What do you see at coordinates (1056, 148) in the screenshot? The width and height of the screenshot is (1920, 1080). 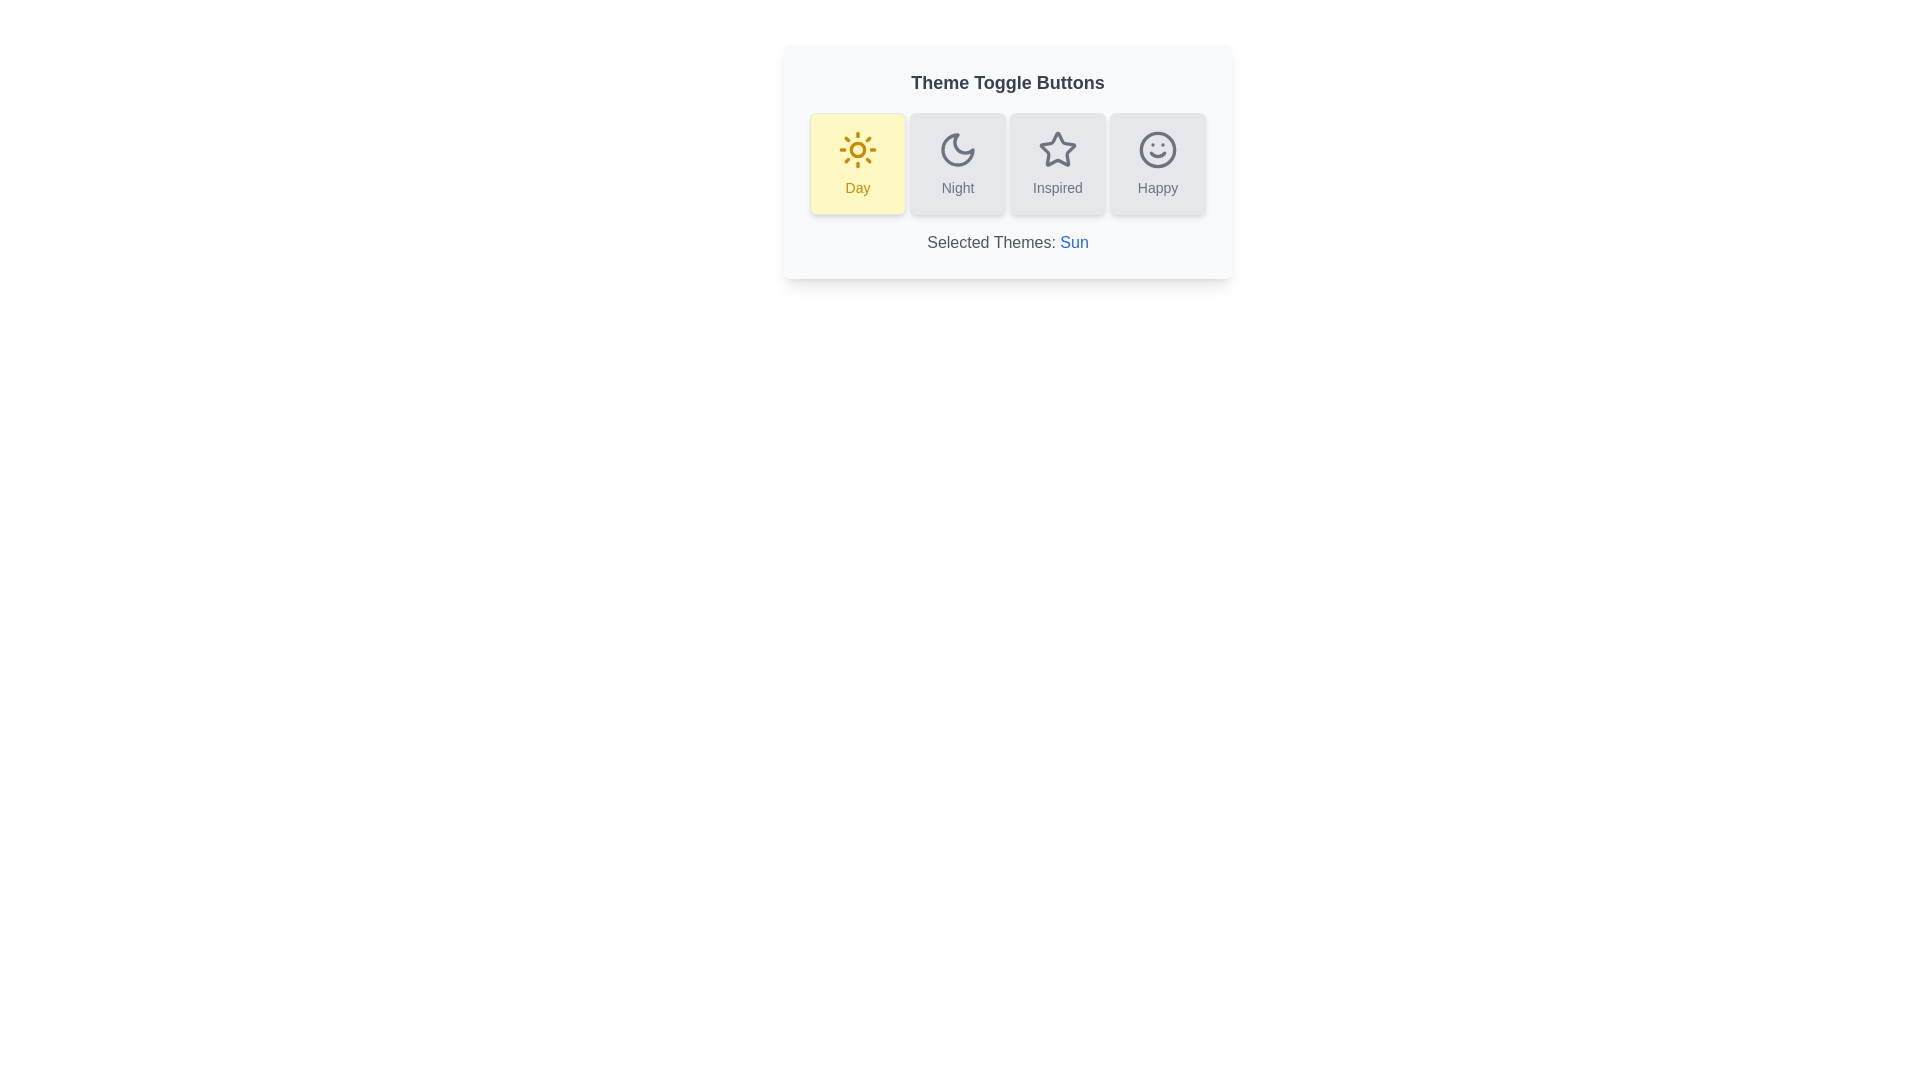 I see `the 'Inspired' theme toggle button, which is the third in a row of four toggle buttons, located between the 'Night' and 'Happy' buttons` at bounding box center [1056, 148].